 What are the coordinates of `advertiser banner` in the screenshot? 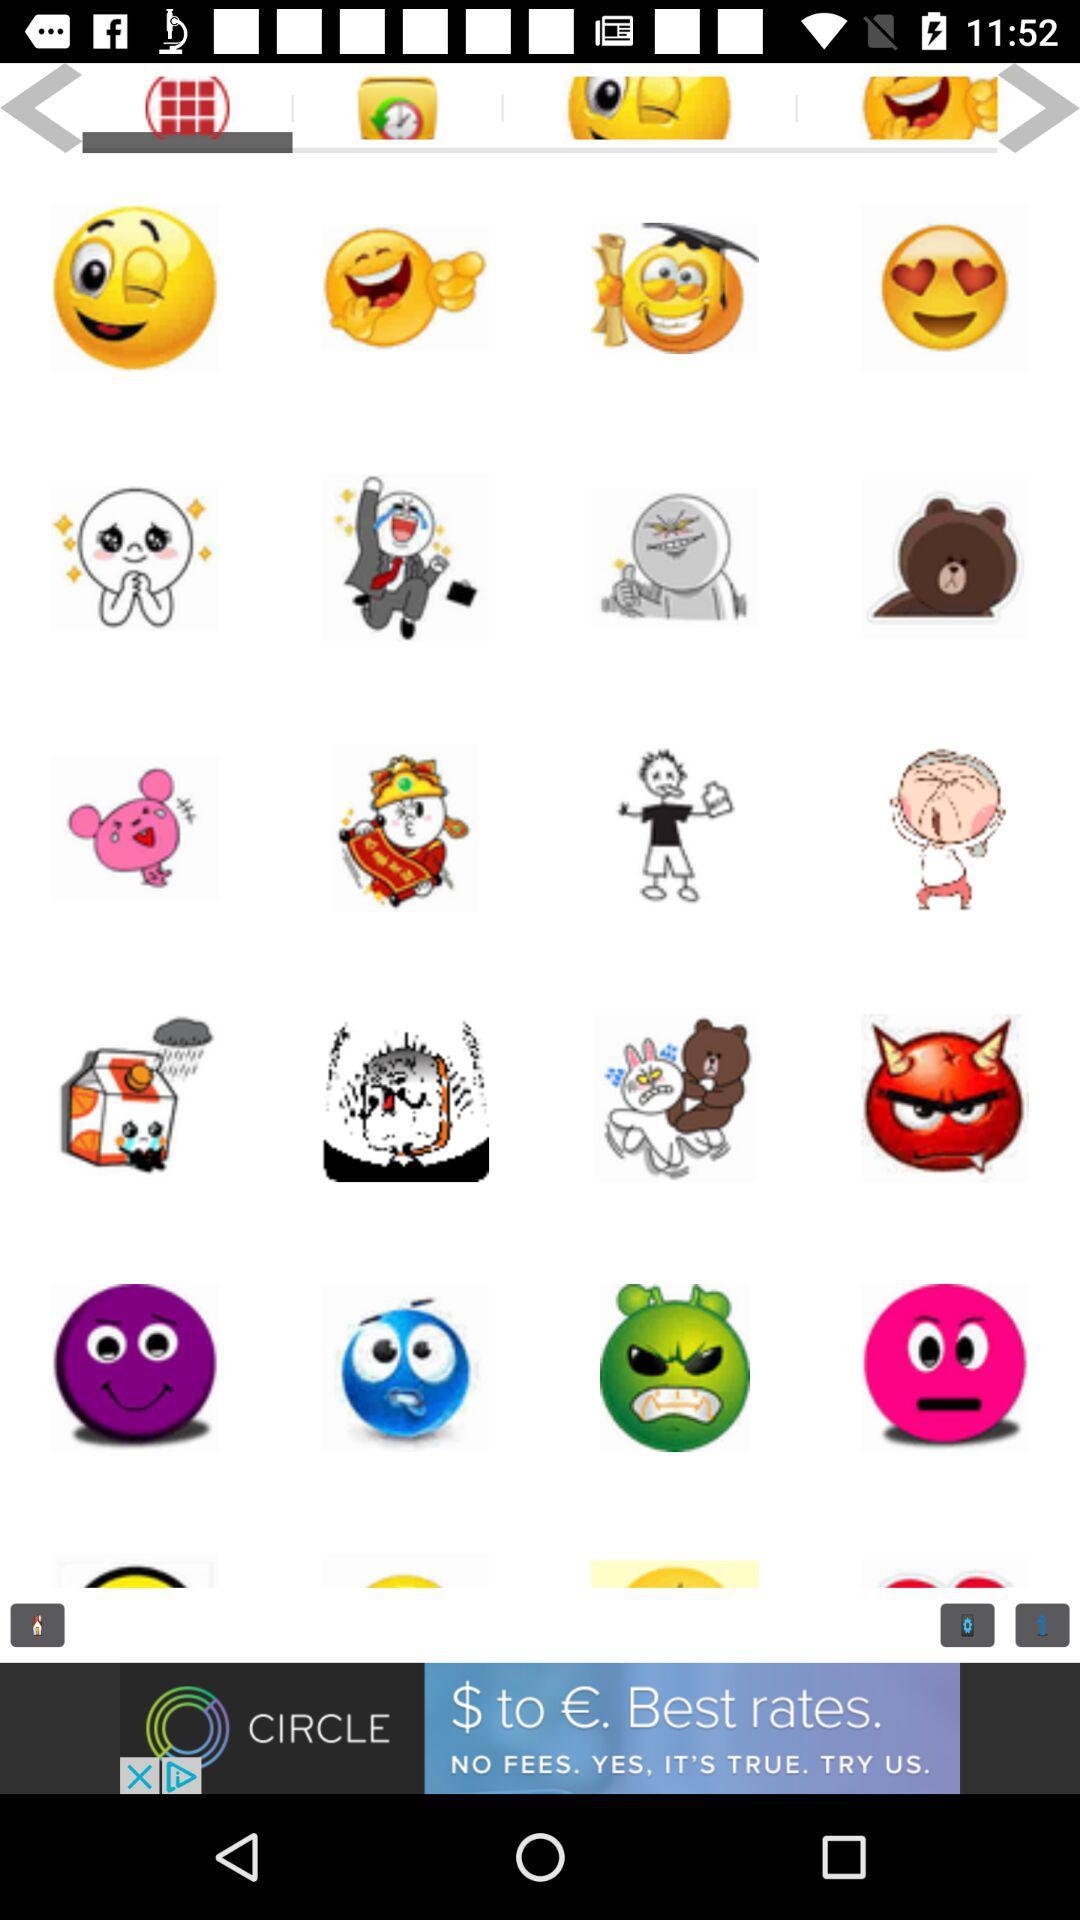 It's located at (540, 1727).